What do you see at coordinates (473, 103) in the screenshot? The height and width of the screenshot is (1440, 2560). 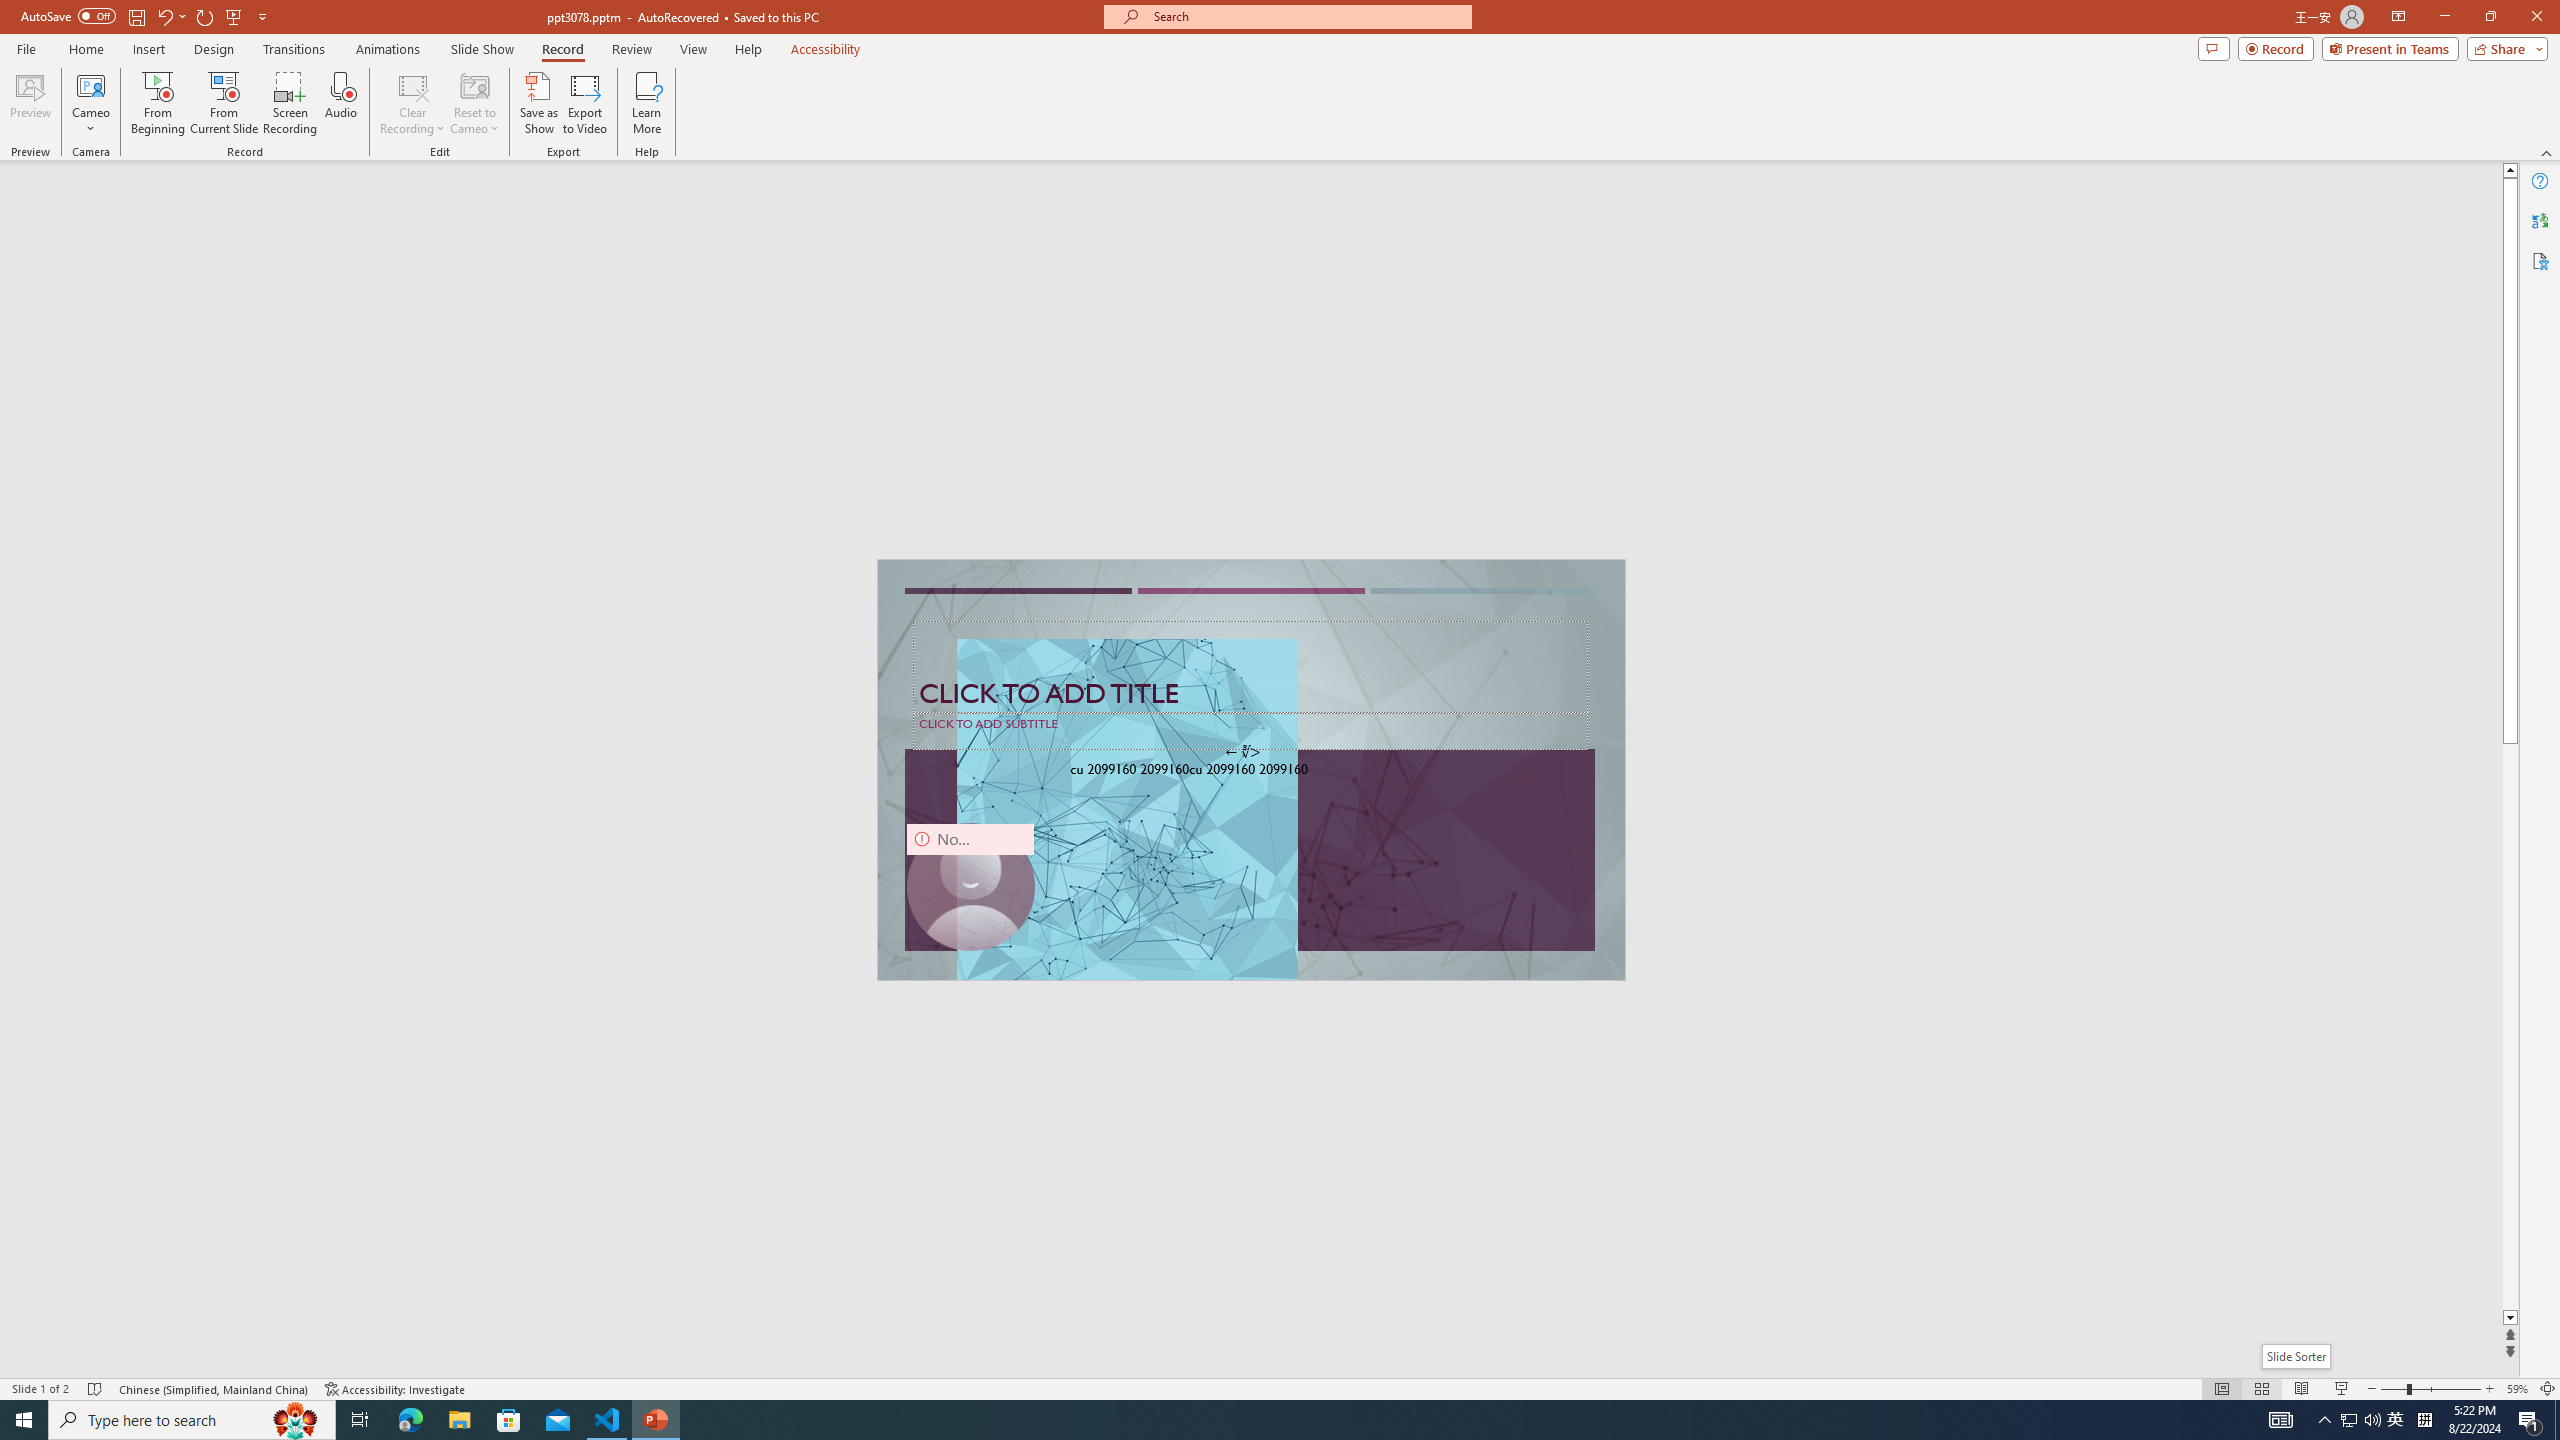 I see `'Reset to Cameo'` at bounding box center [473, 103].